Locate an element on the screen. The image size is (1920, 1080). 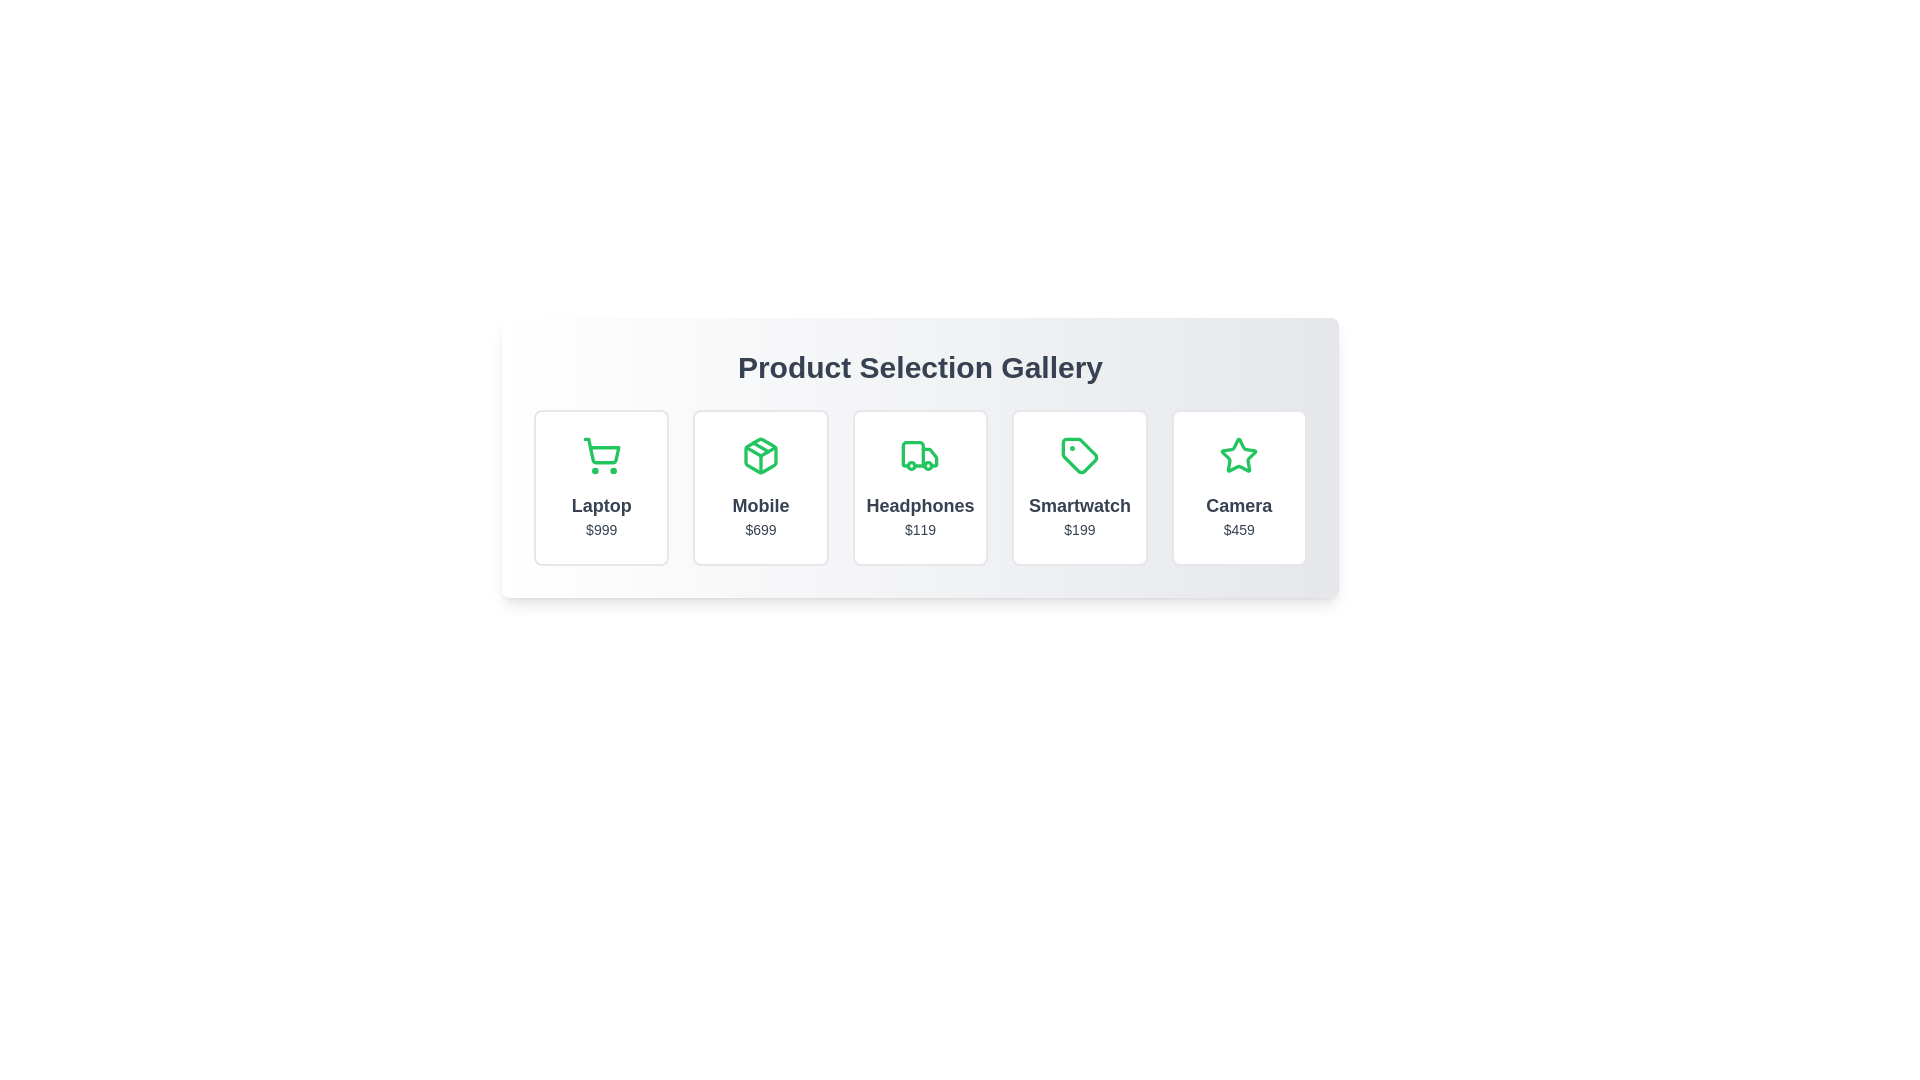
the green tag-shaped icon located within the smartwatch option of the product gallery, which has a cutout circle near one corner and is positioned above the smartwatch label is located at coordinates (1078, 455).